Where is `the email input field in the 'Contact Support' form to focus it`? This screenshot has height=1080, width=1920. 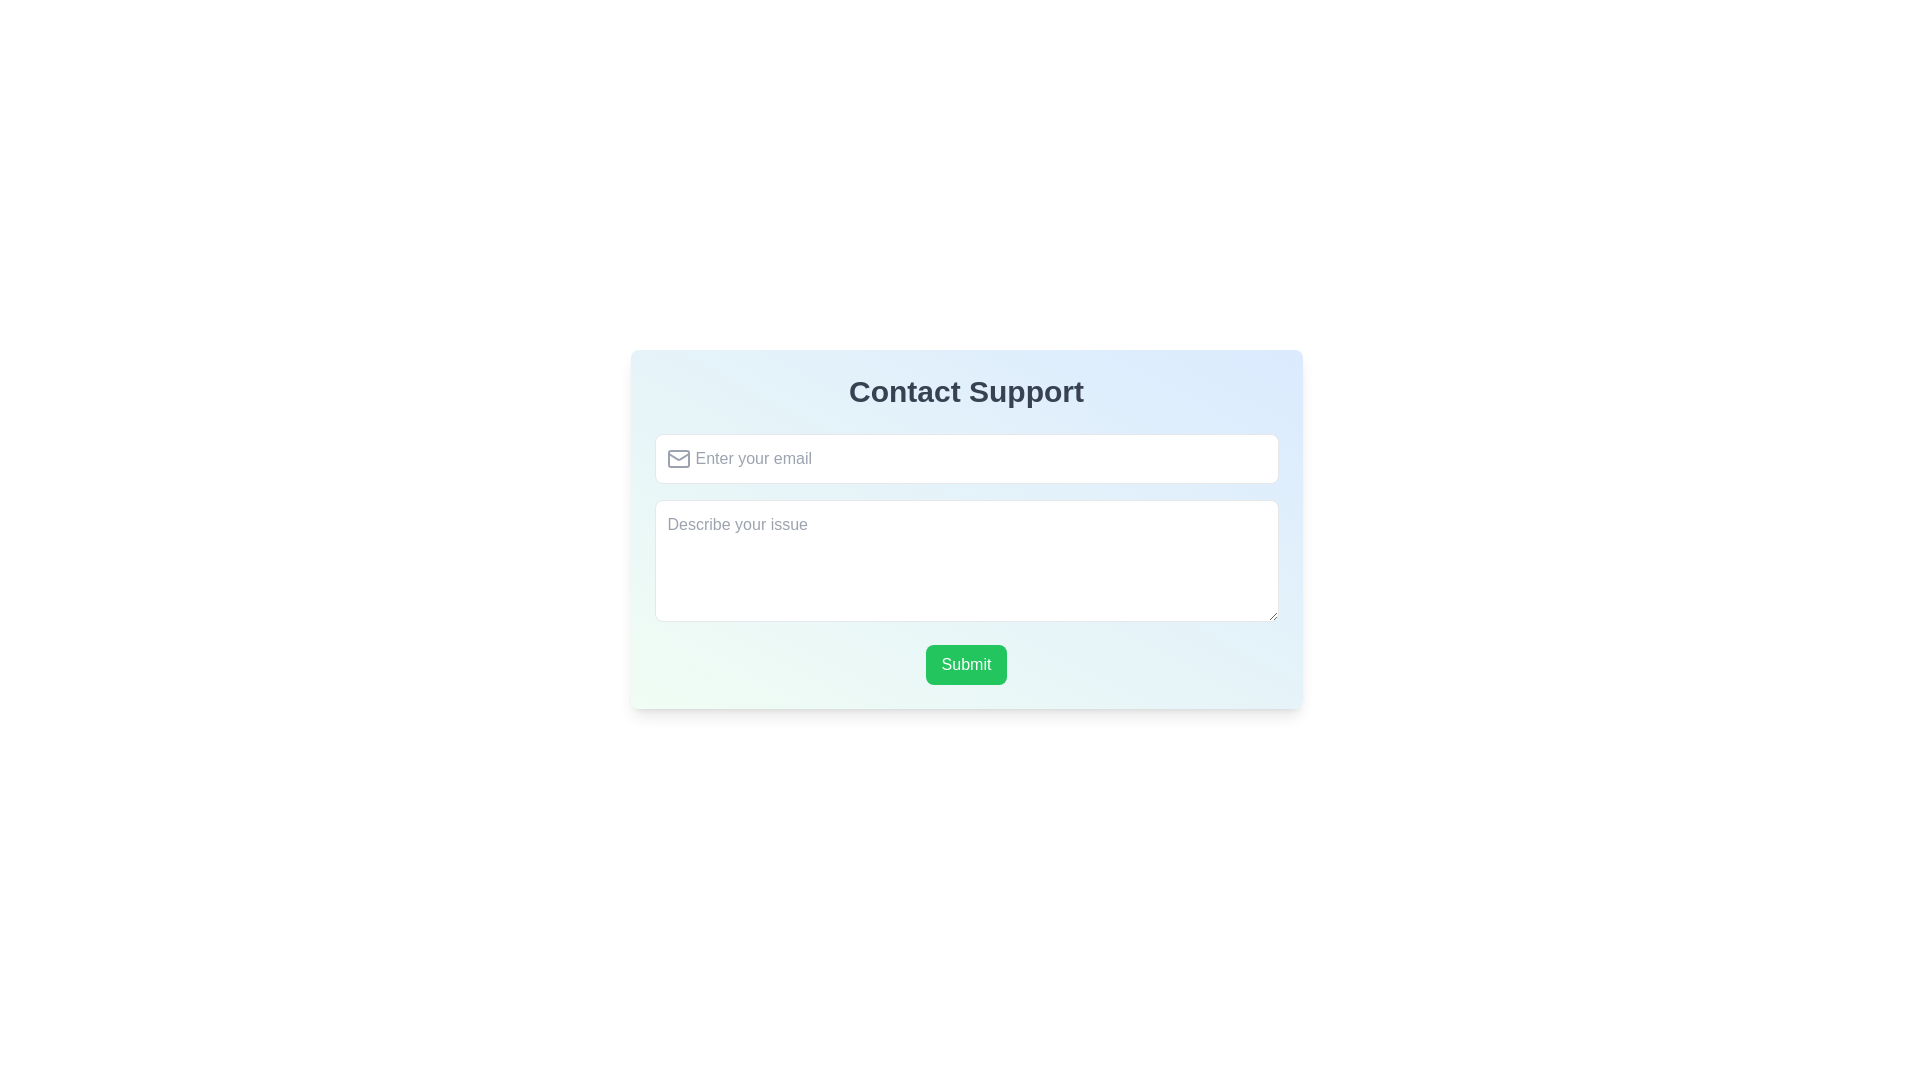 the email input field in the 'Contact Support' form to focus it is located at coordinates (966, 459).